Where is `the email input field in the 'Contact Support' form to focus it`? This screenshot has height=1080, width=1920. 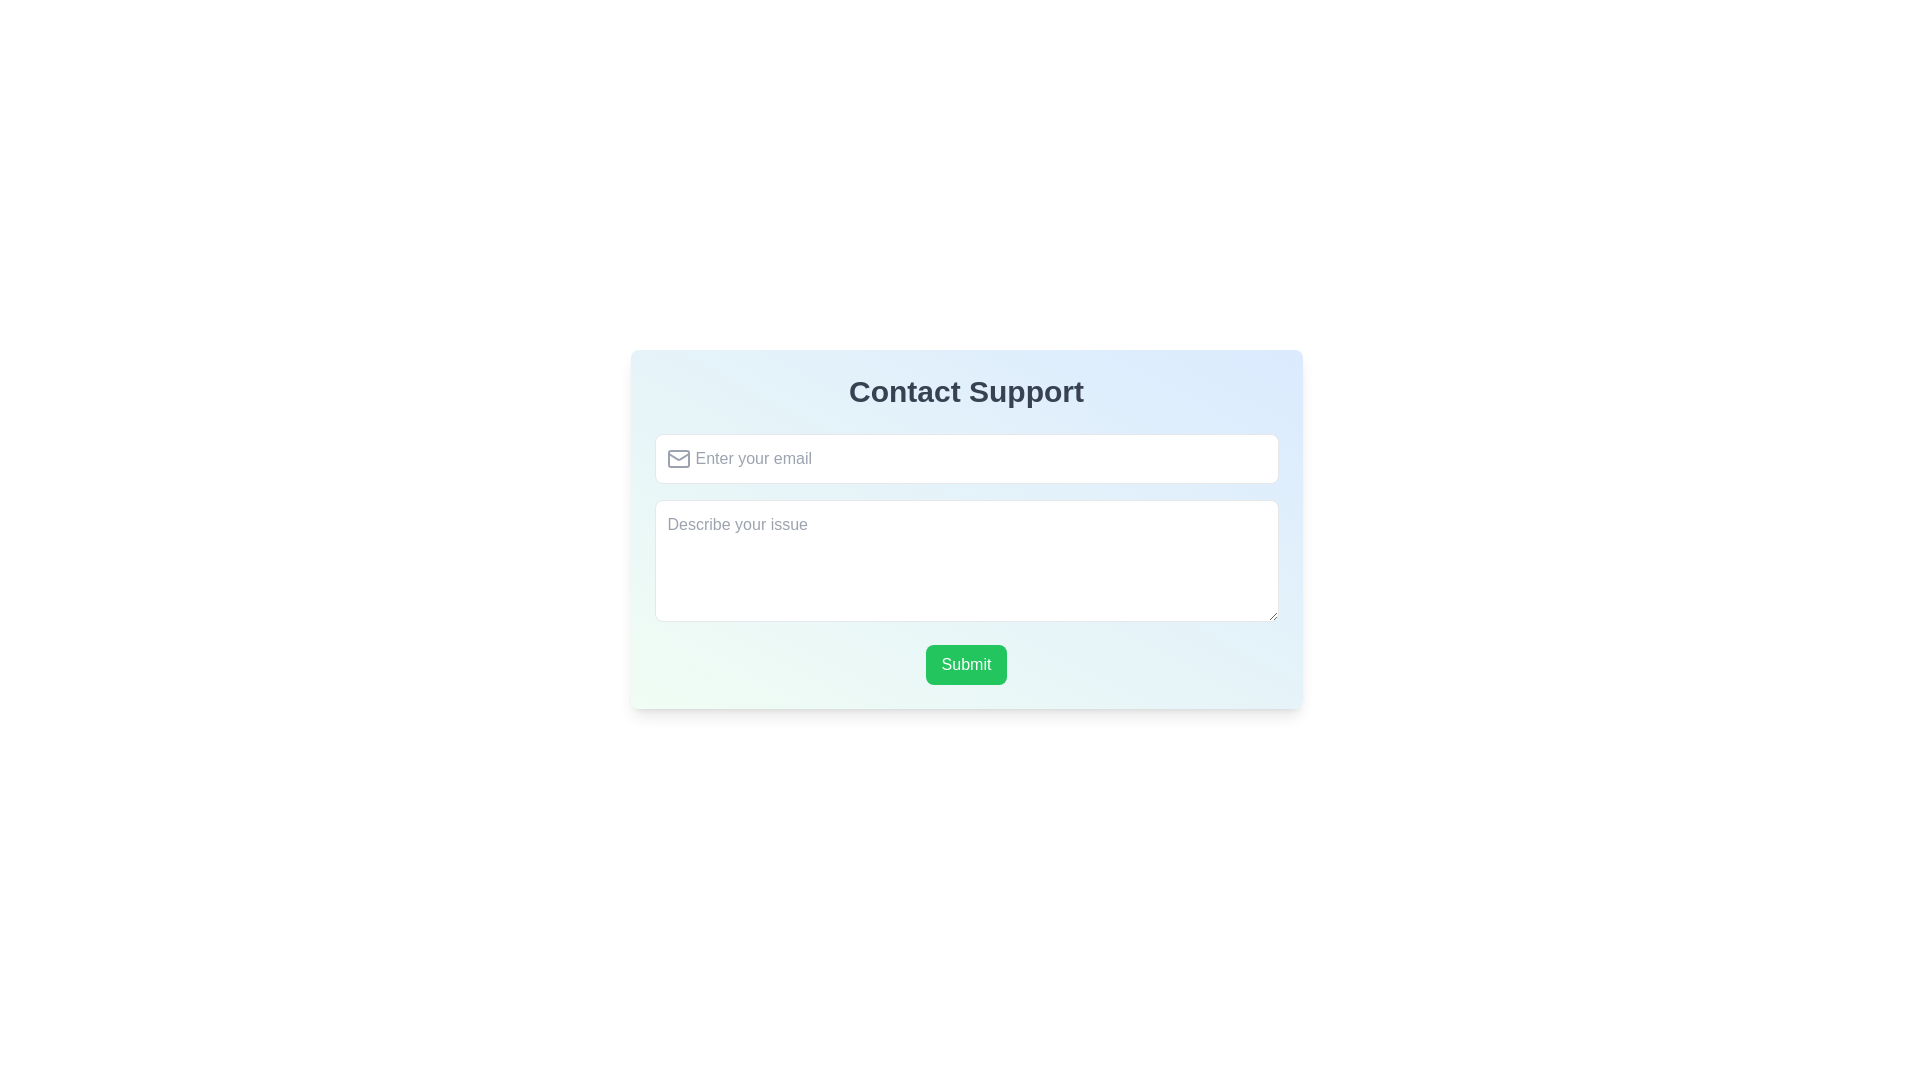 the email input field in the 'Contact Support' form to focus it is located at coordinates (966, 459).